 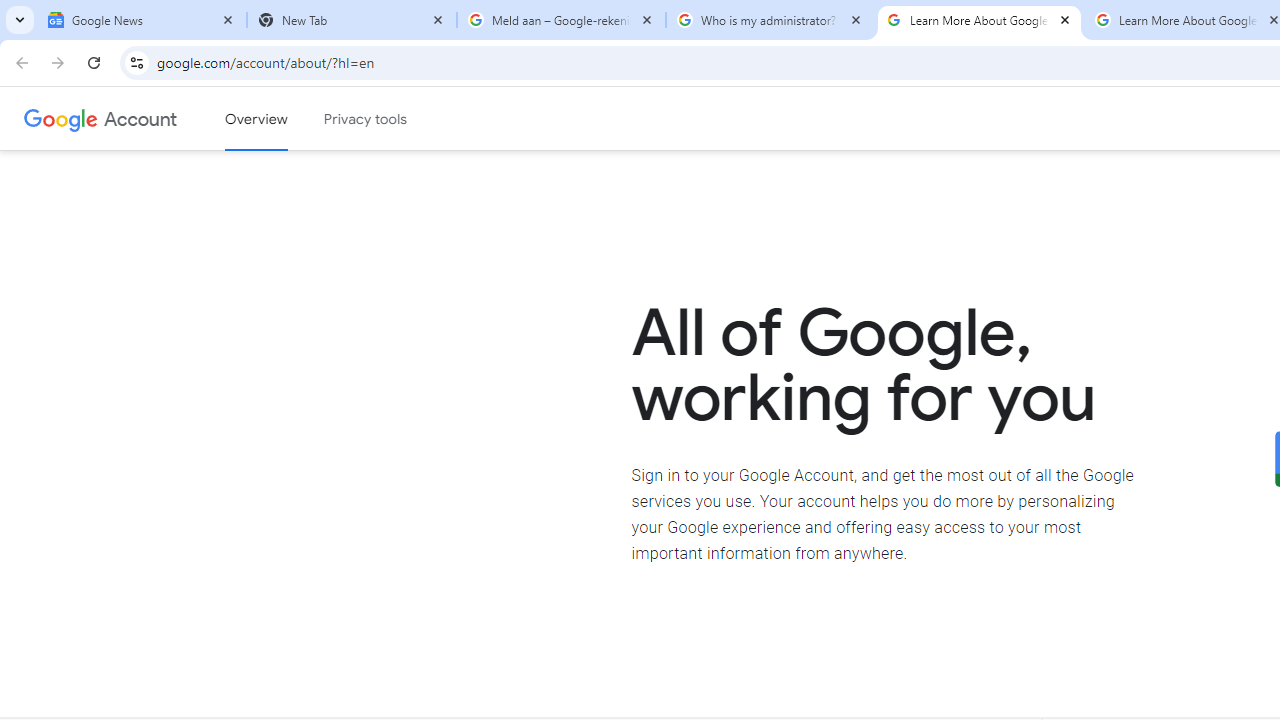 I want to click on 'Google News', so click(x=141, y=20).